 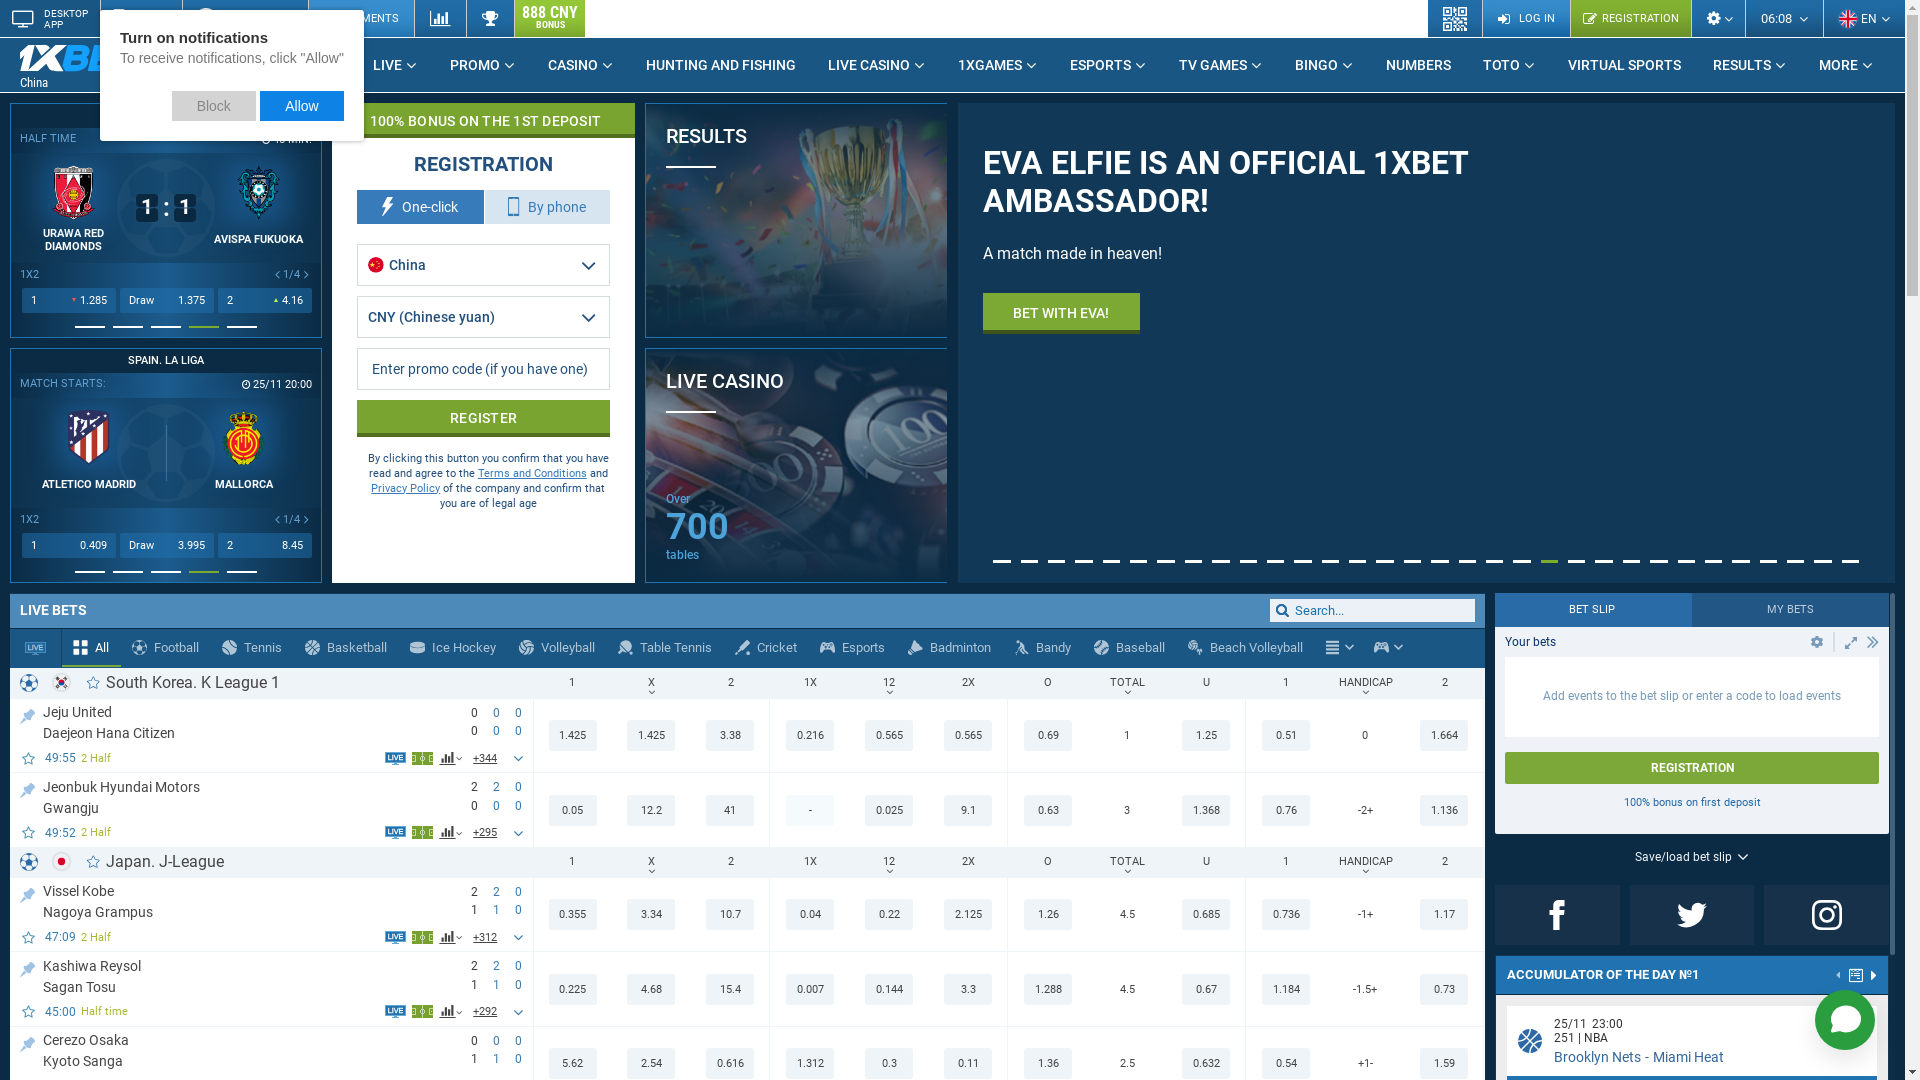 What do you see at coordinates (1872, 974) in the screenshot?
I see `'Next accumulator'` at bounding box center [1872, 974].